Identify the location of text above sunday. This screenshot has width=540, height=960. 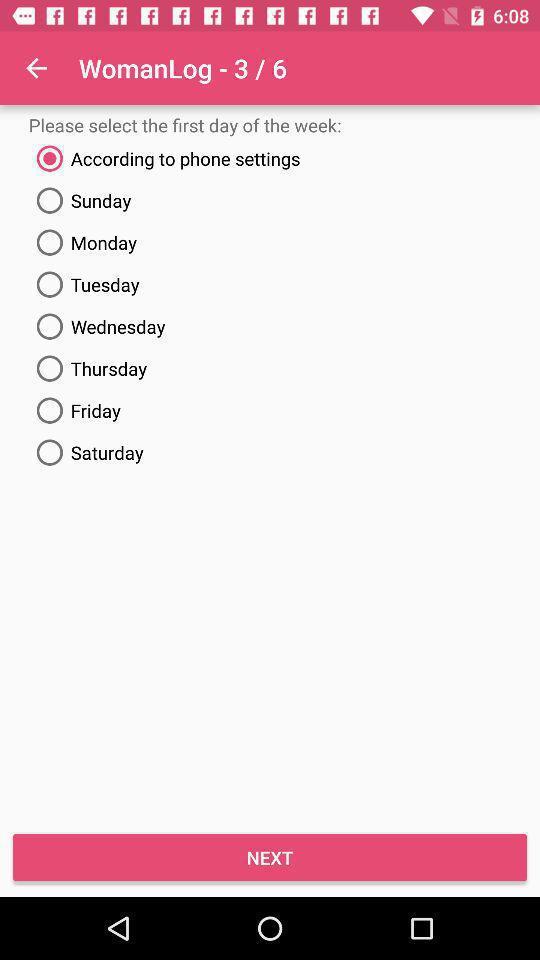
(270, 157).